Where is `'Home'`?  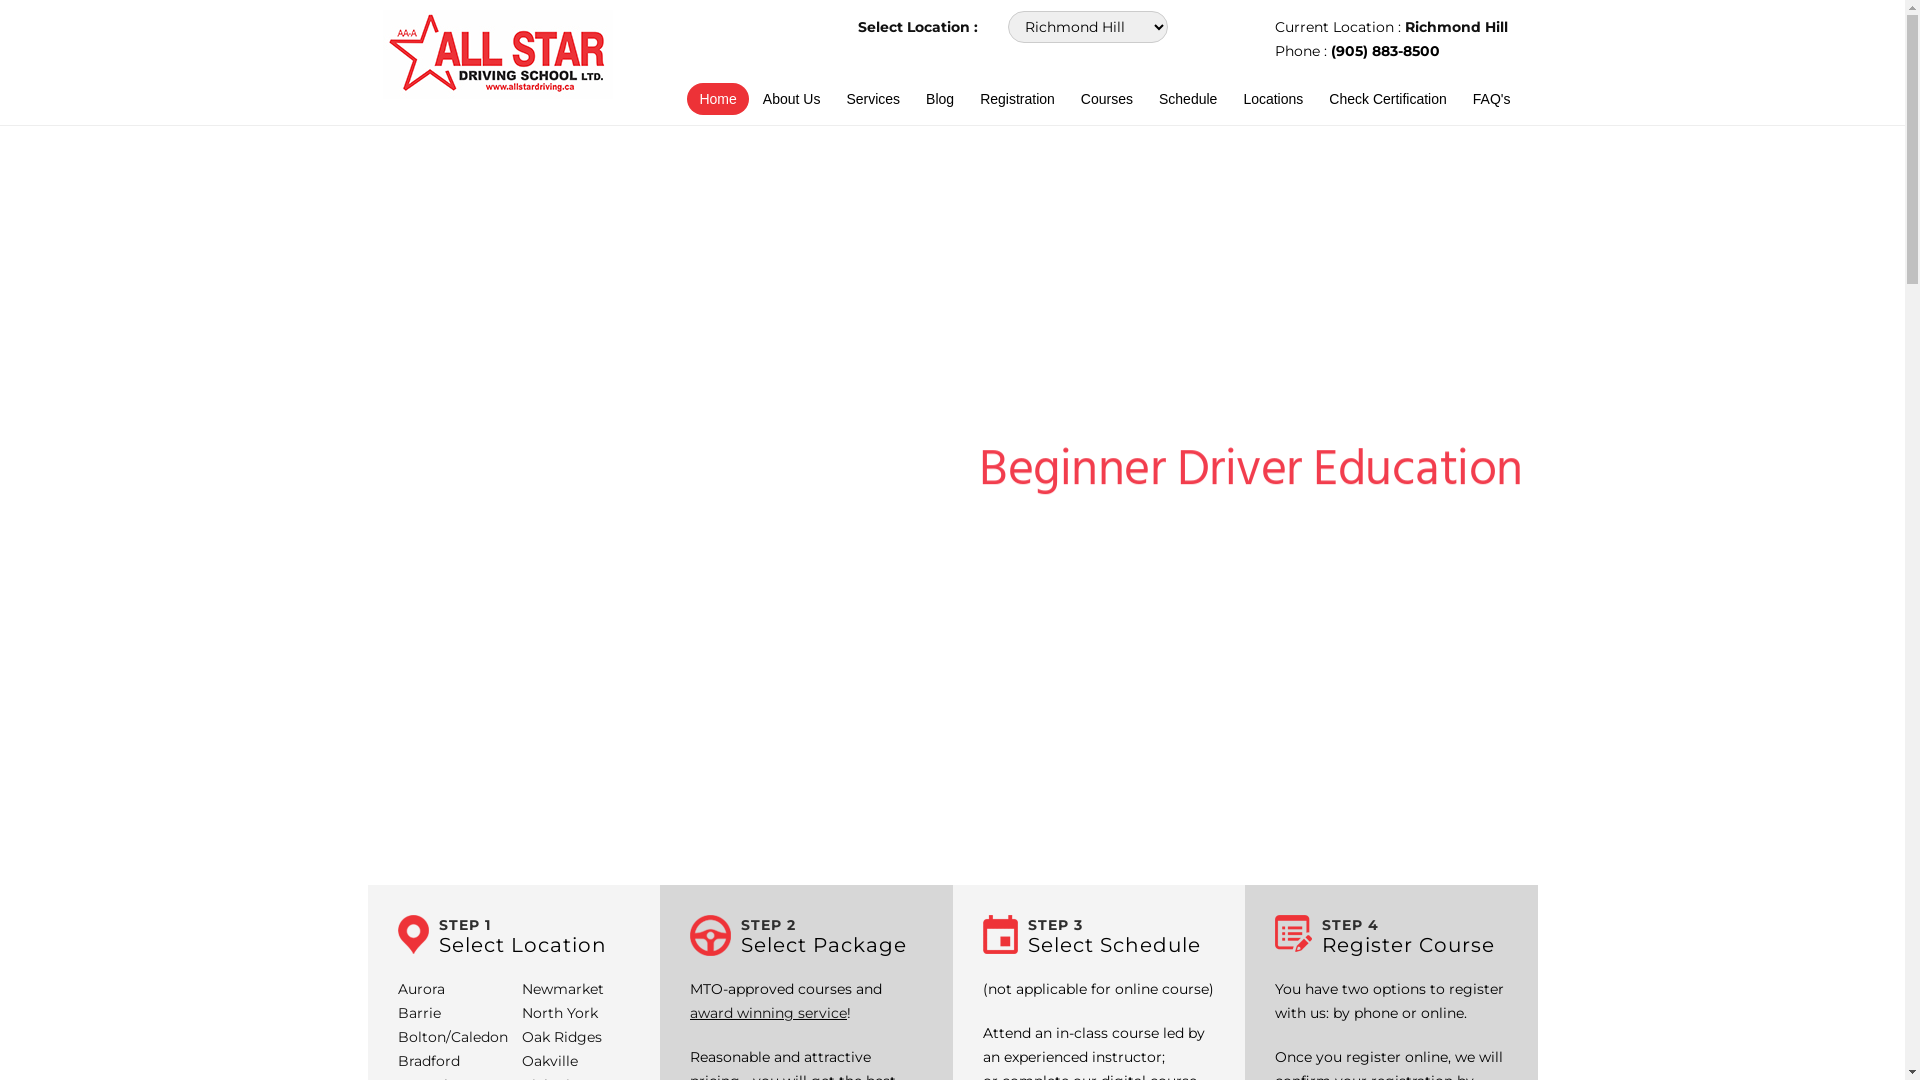 'Home' is located at coordinates (686, 99).